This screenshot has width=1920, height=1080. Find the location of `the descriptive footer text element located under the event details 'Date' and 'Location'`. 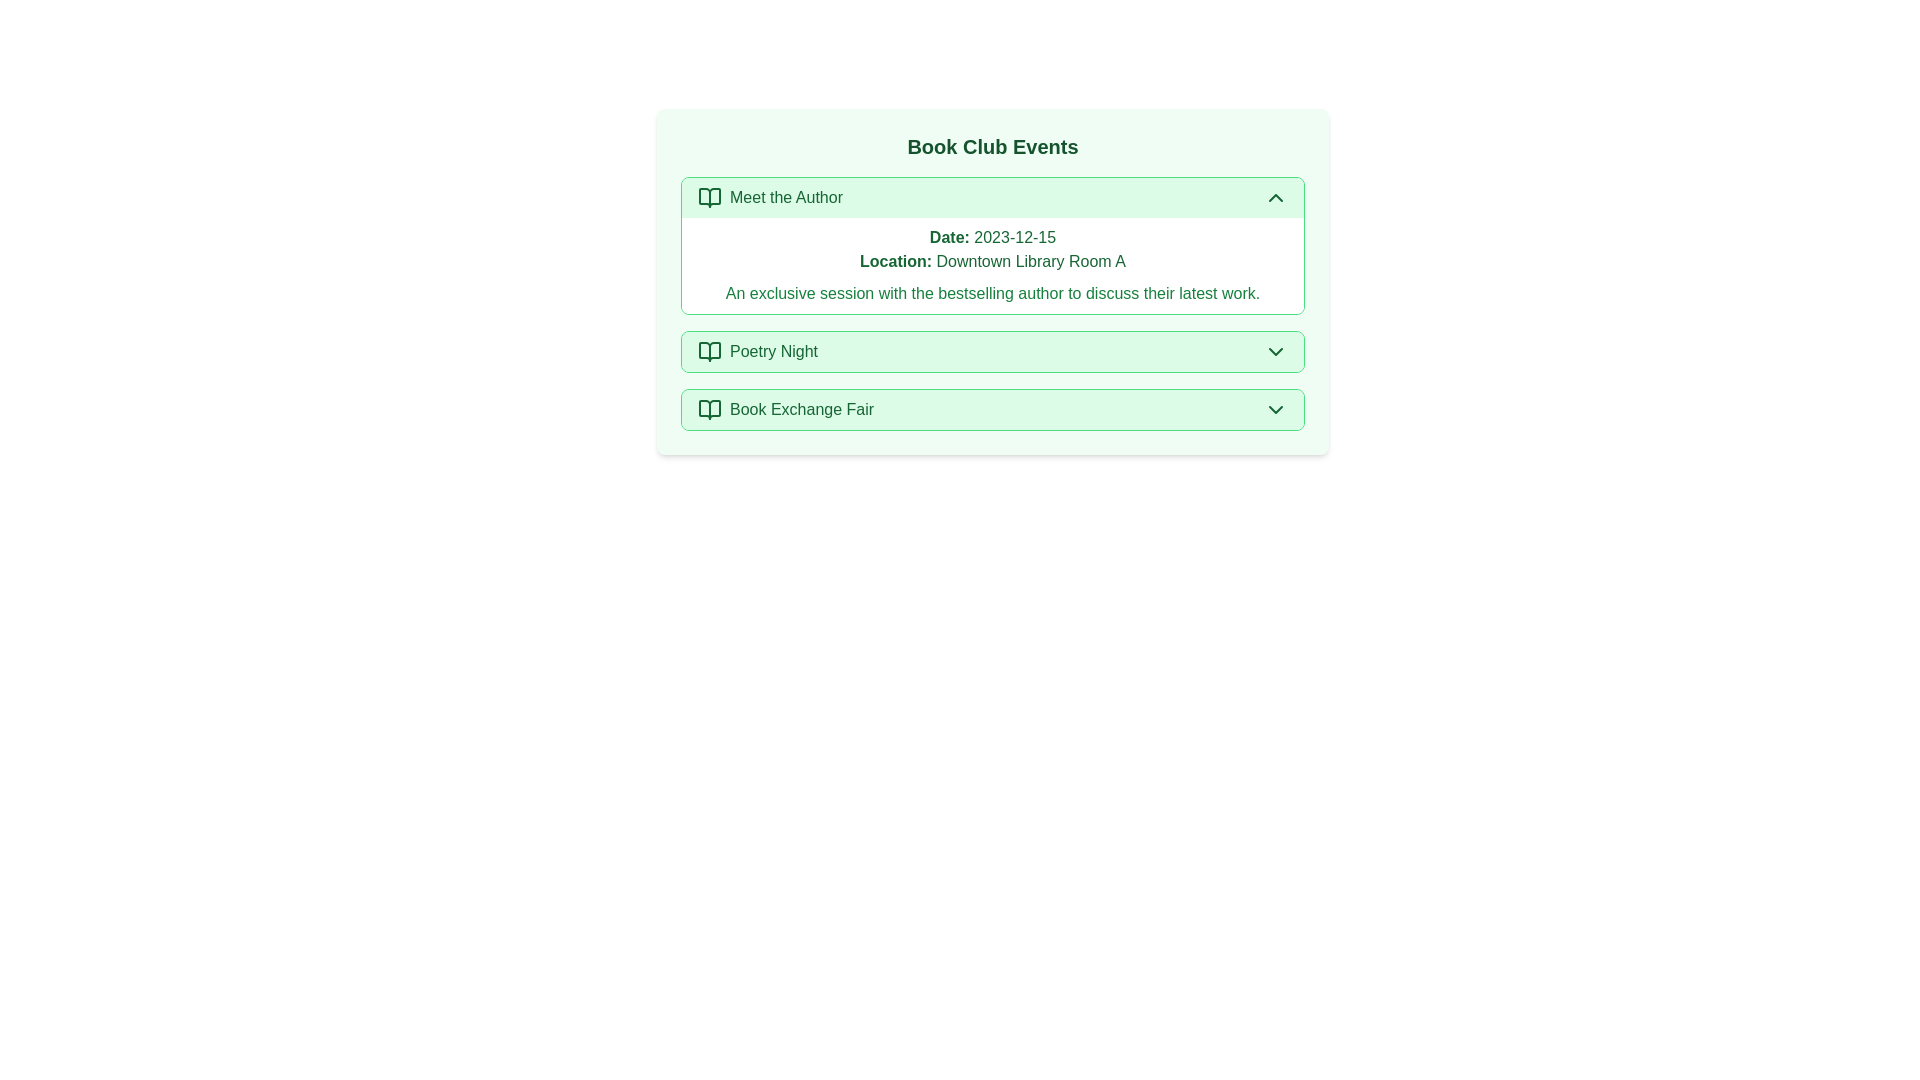

the descriptive footer text element located under the event details 'Date' and 'Location' is located at coordinates (993, 293).